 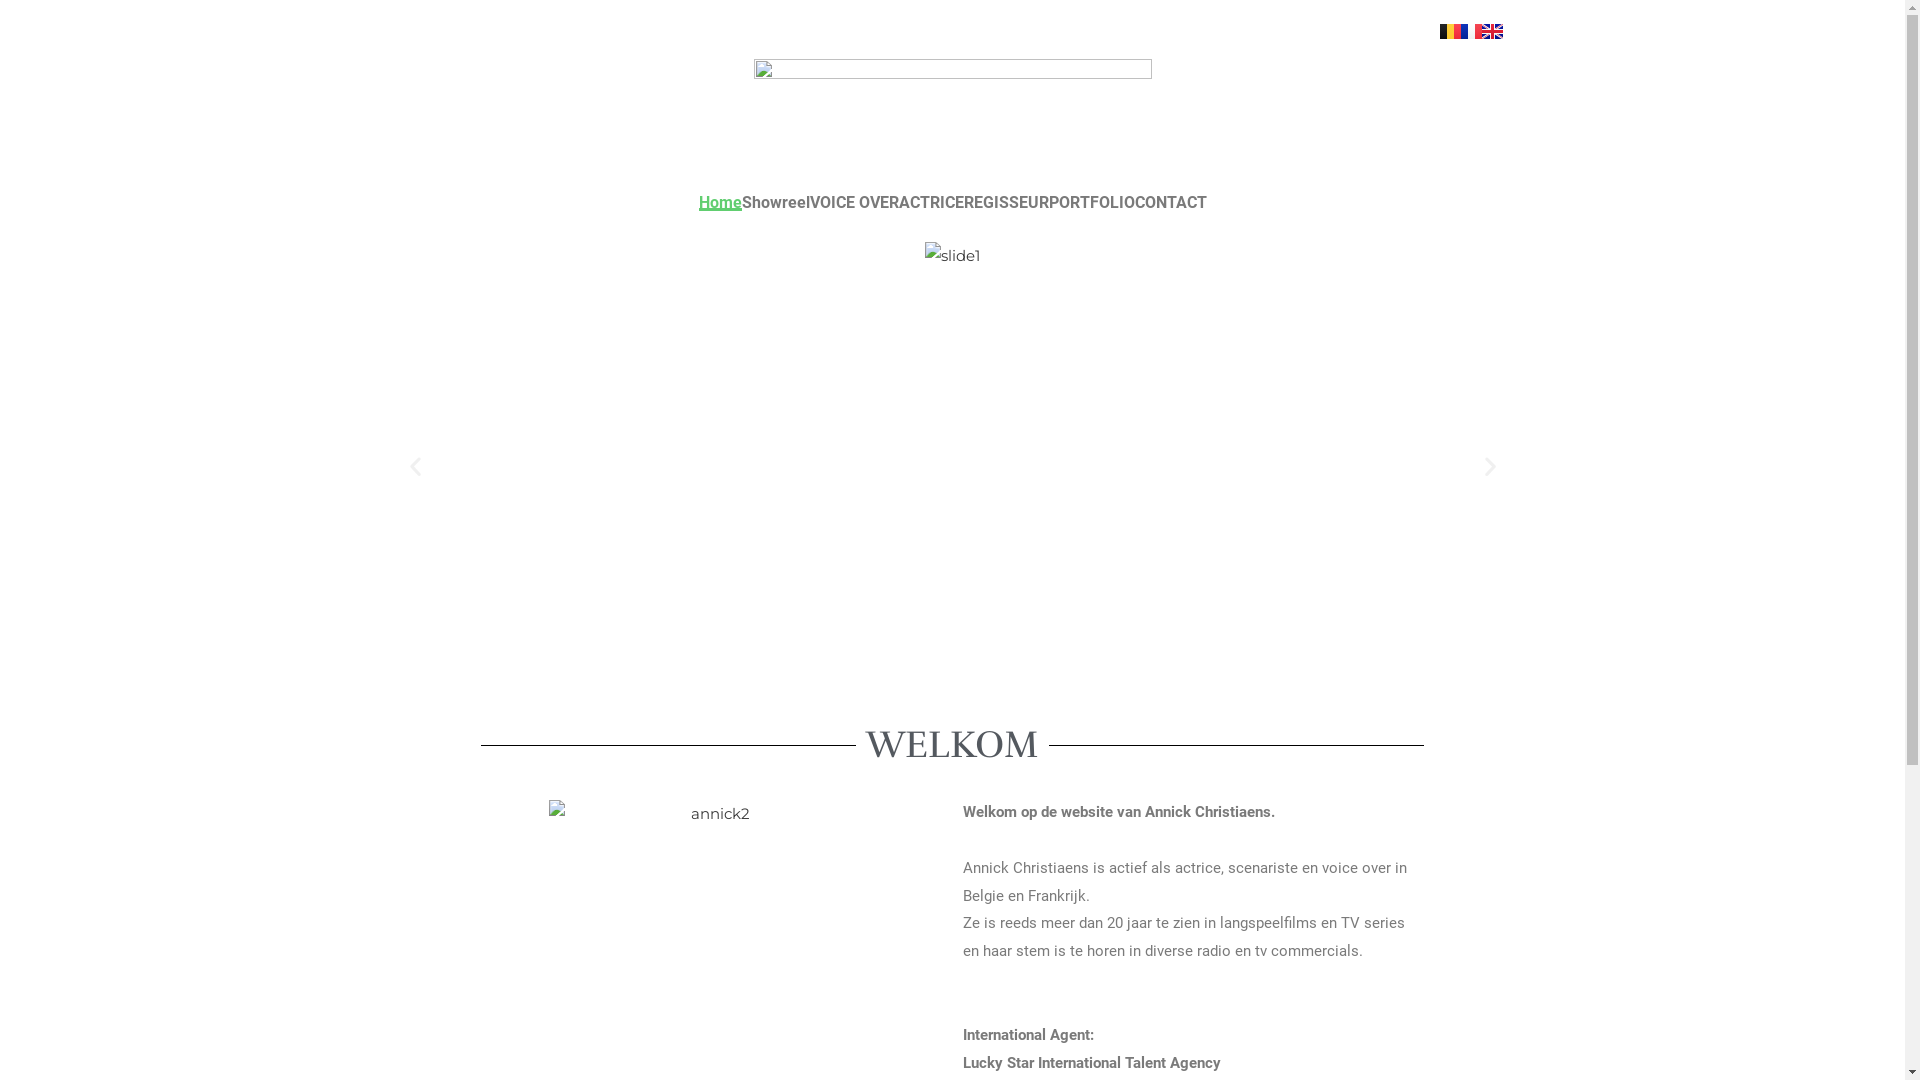 What do you see at coordinates (1006, 203) in the screenshot?
I see `'REGISSEUR'` at bounding box center [1006, 203].